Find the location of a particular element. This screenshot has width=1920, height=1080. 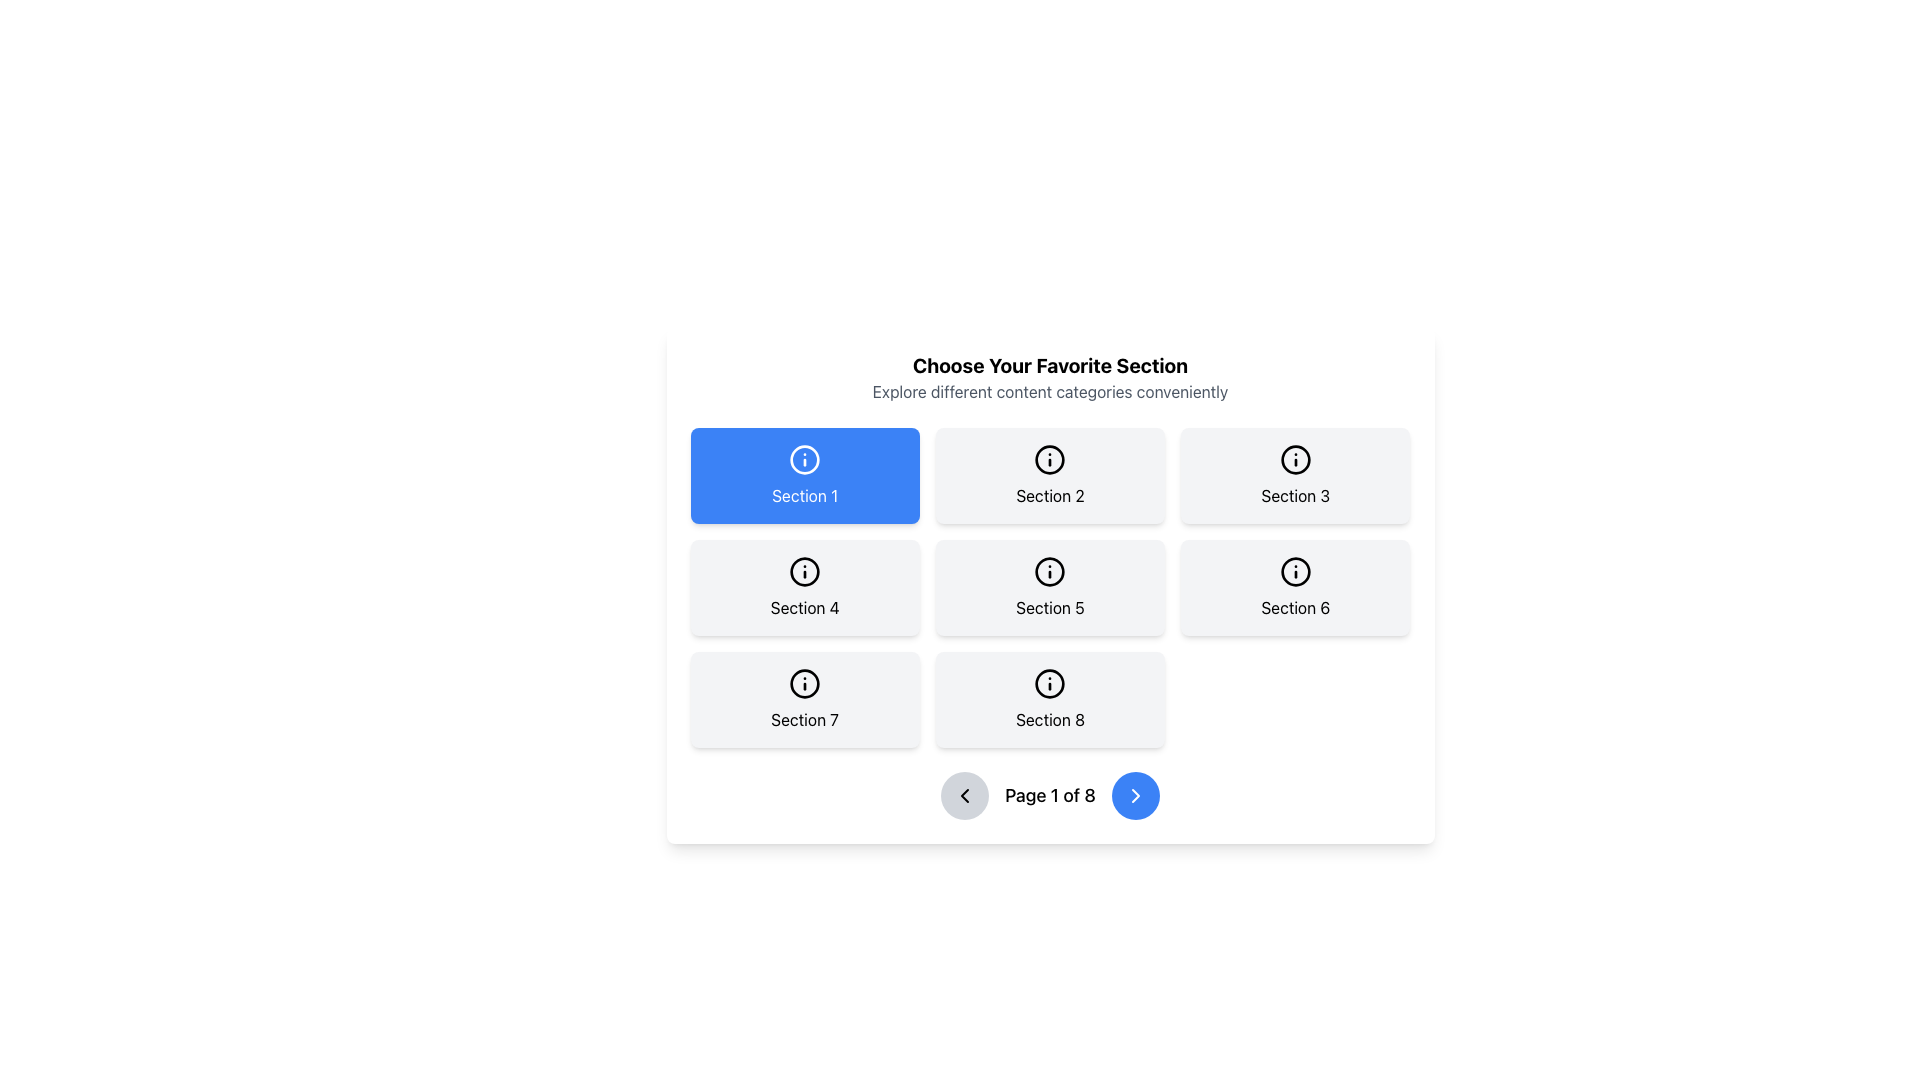

the rightward-pointing chevron icon embedded within the circular button for pagination control is located at coordinates (1135, 794).